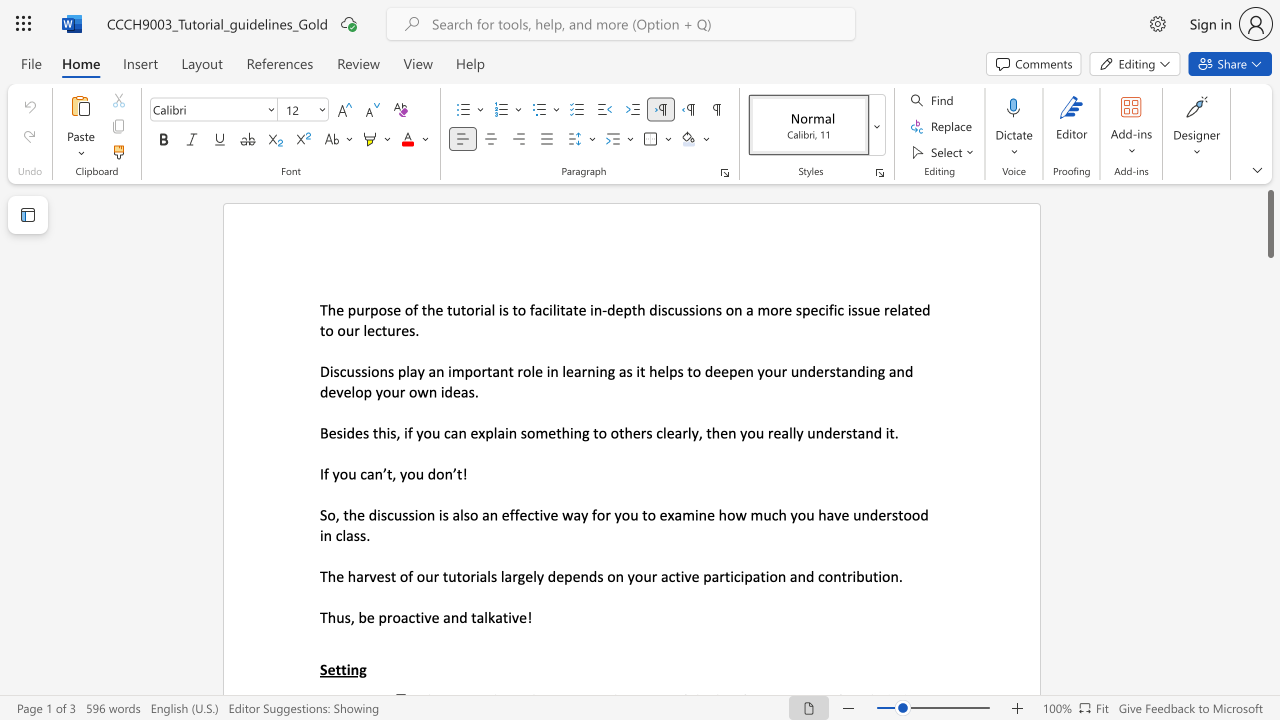 The width and height of the screenshot is (1280, 720). What do you see at coordinates (1269, 370) in the screenshot?
I see `the scrollbar on the right` at bounding box center [1269, 370].